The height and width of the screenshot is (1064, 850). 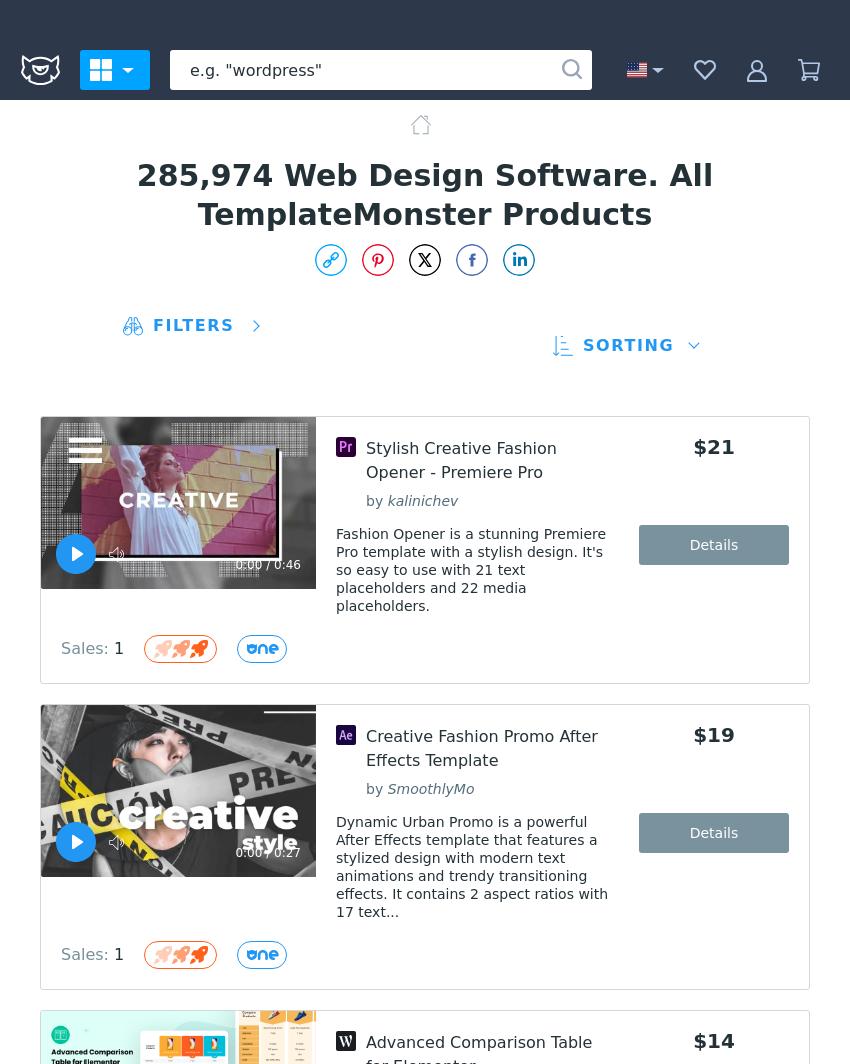 I want to click on 'Filters', so click(x=153, y=325).